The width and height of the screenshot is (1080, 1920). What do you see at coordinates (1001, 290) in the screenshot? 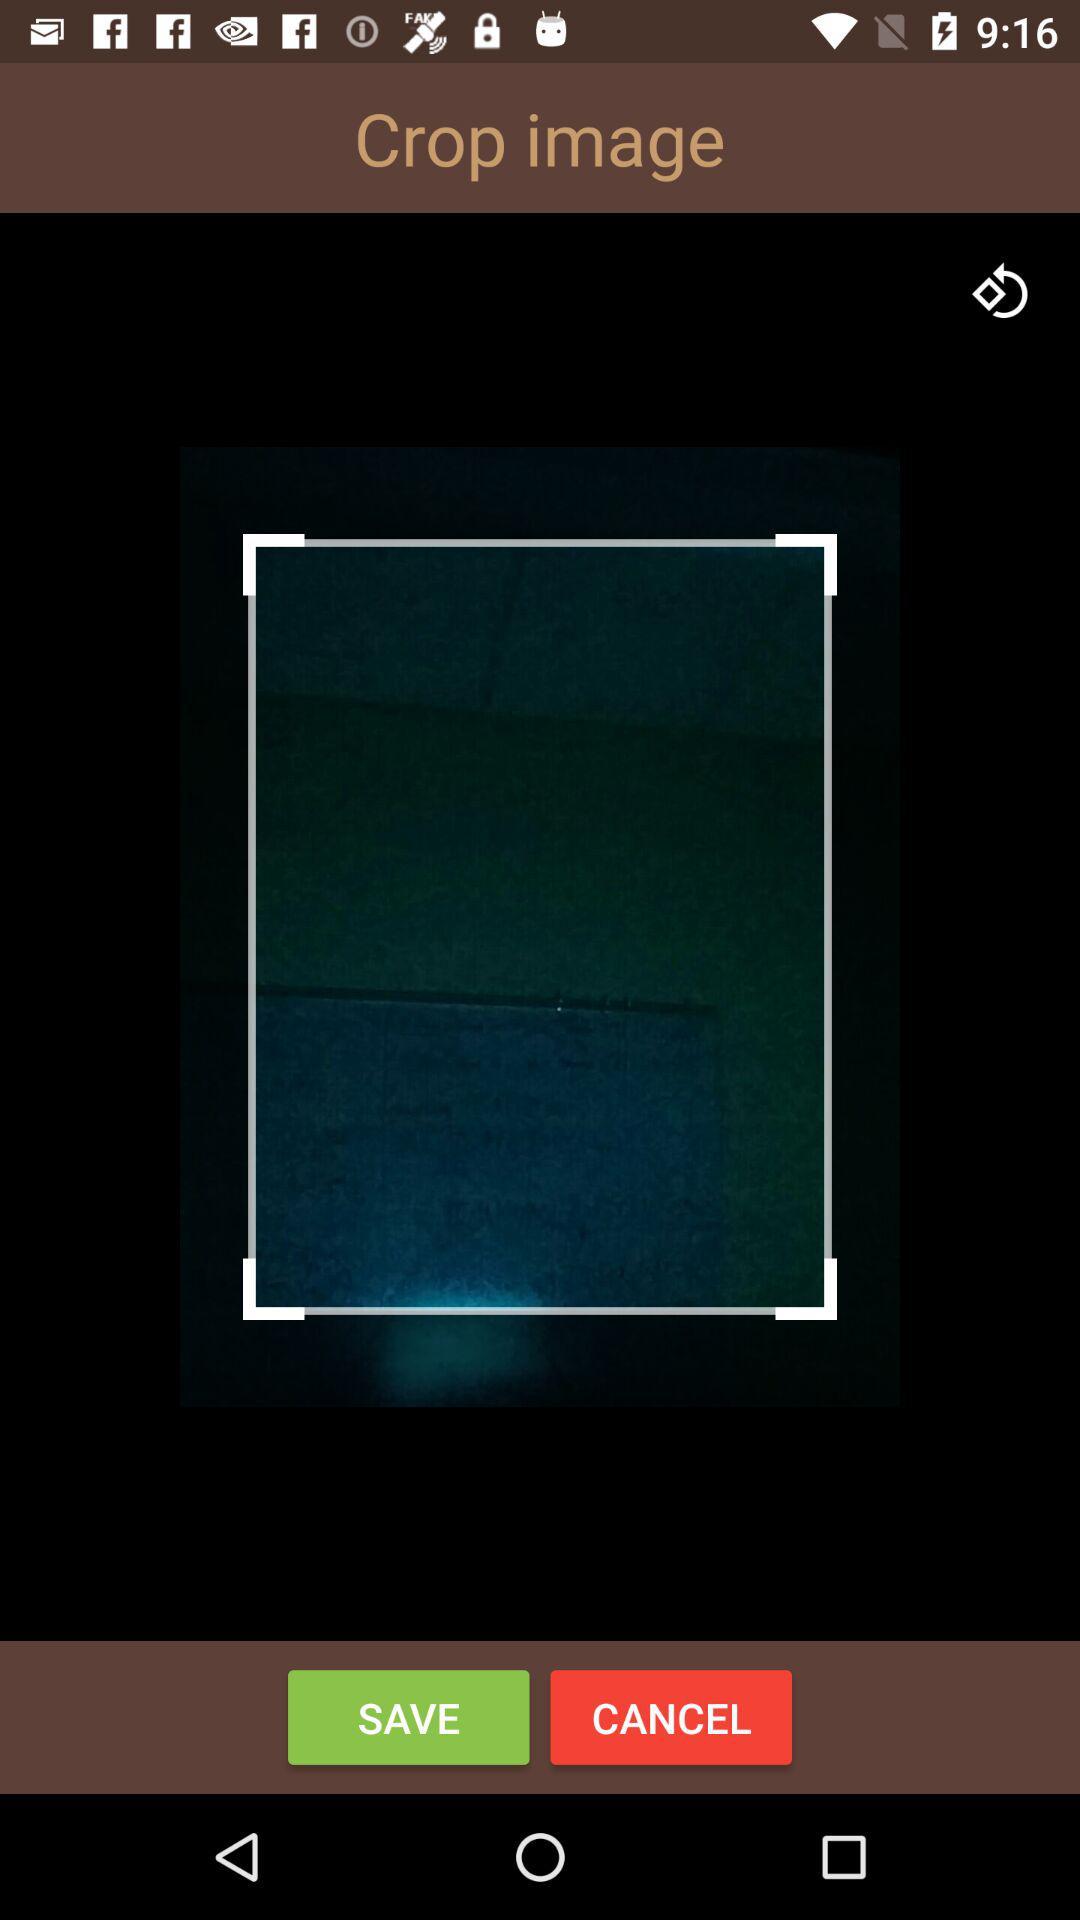
I see `the item at the top right corner` at bounding box center [1001, 290].